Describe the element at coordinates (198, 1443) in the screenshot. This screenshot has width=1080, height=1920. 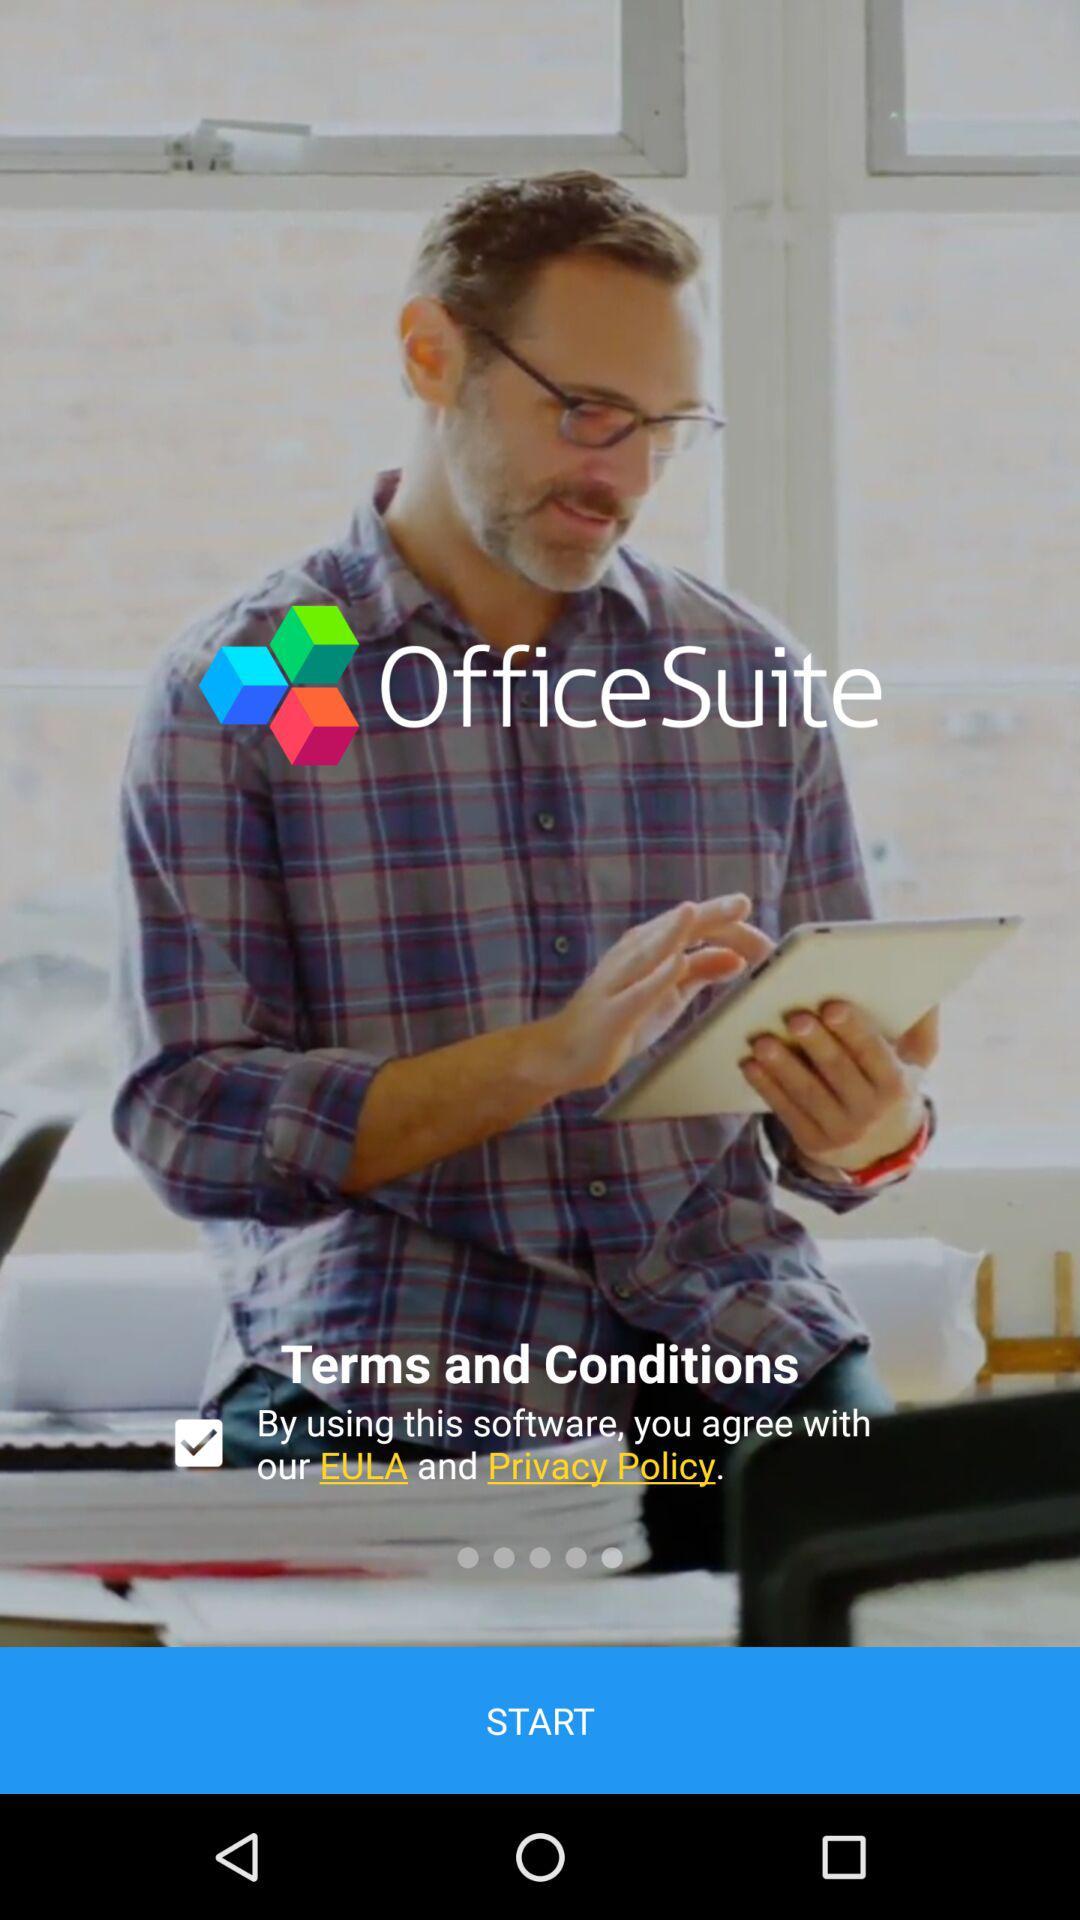
I see `agree to the terms and conditions` at that location.